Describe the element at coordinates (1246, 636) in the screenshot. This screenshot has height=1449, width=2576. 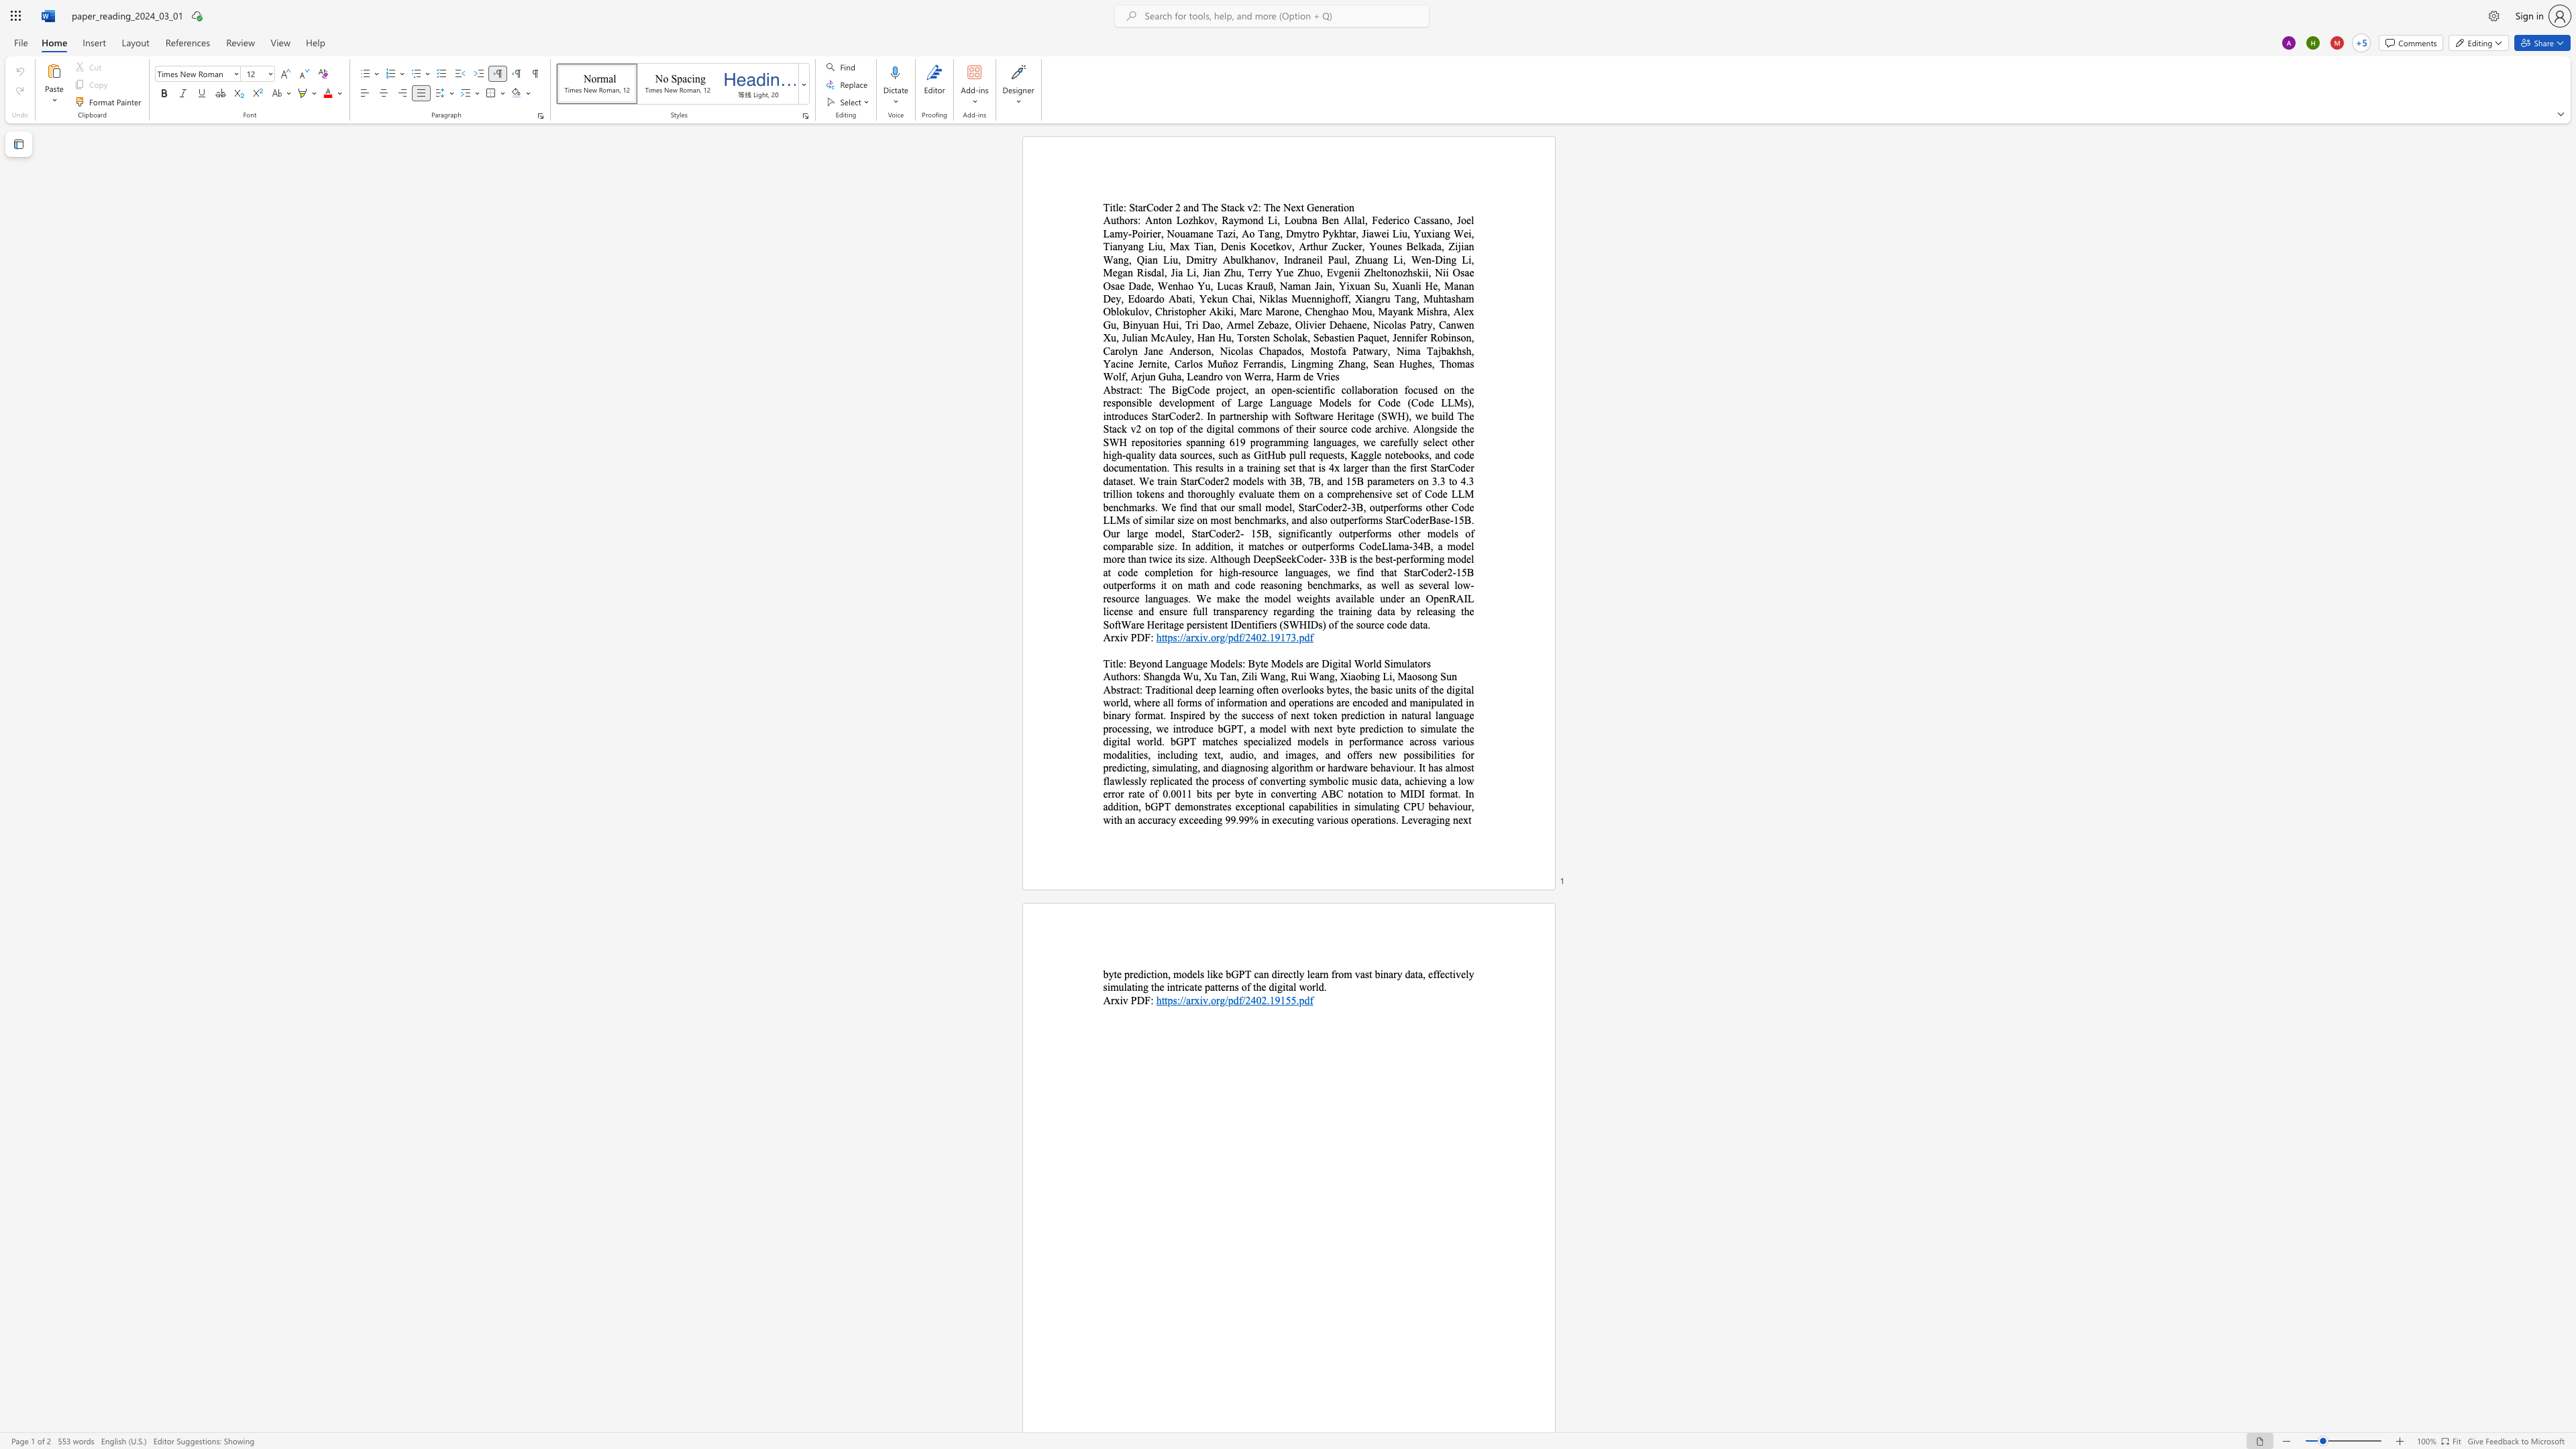
I see `the 1th character "2" in the text` at that location.